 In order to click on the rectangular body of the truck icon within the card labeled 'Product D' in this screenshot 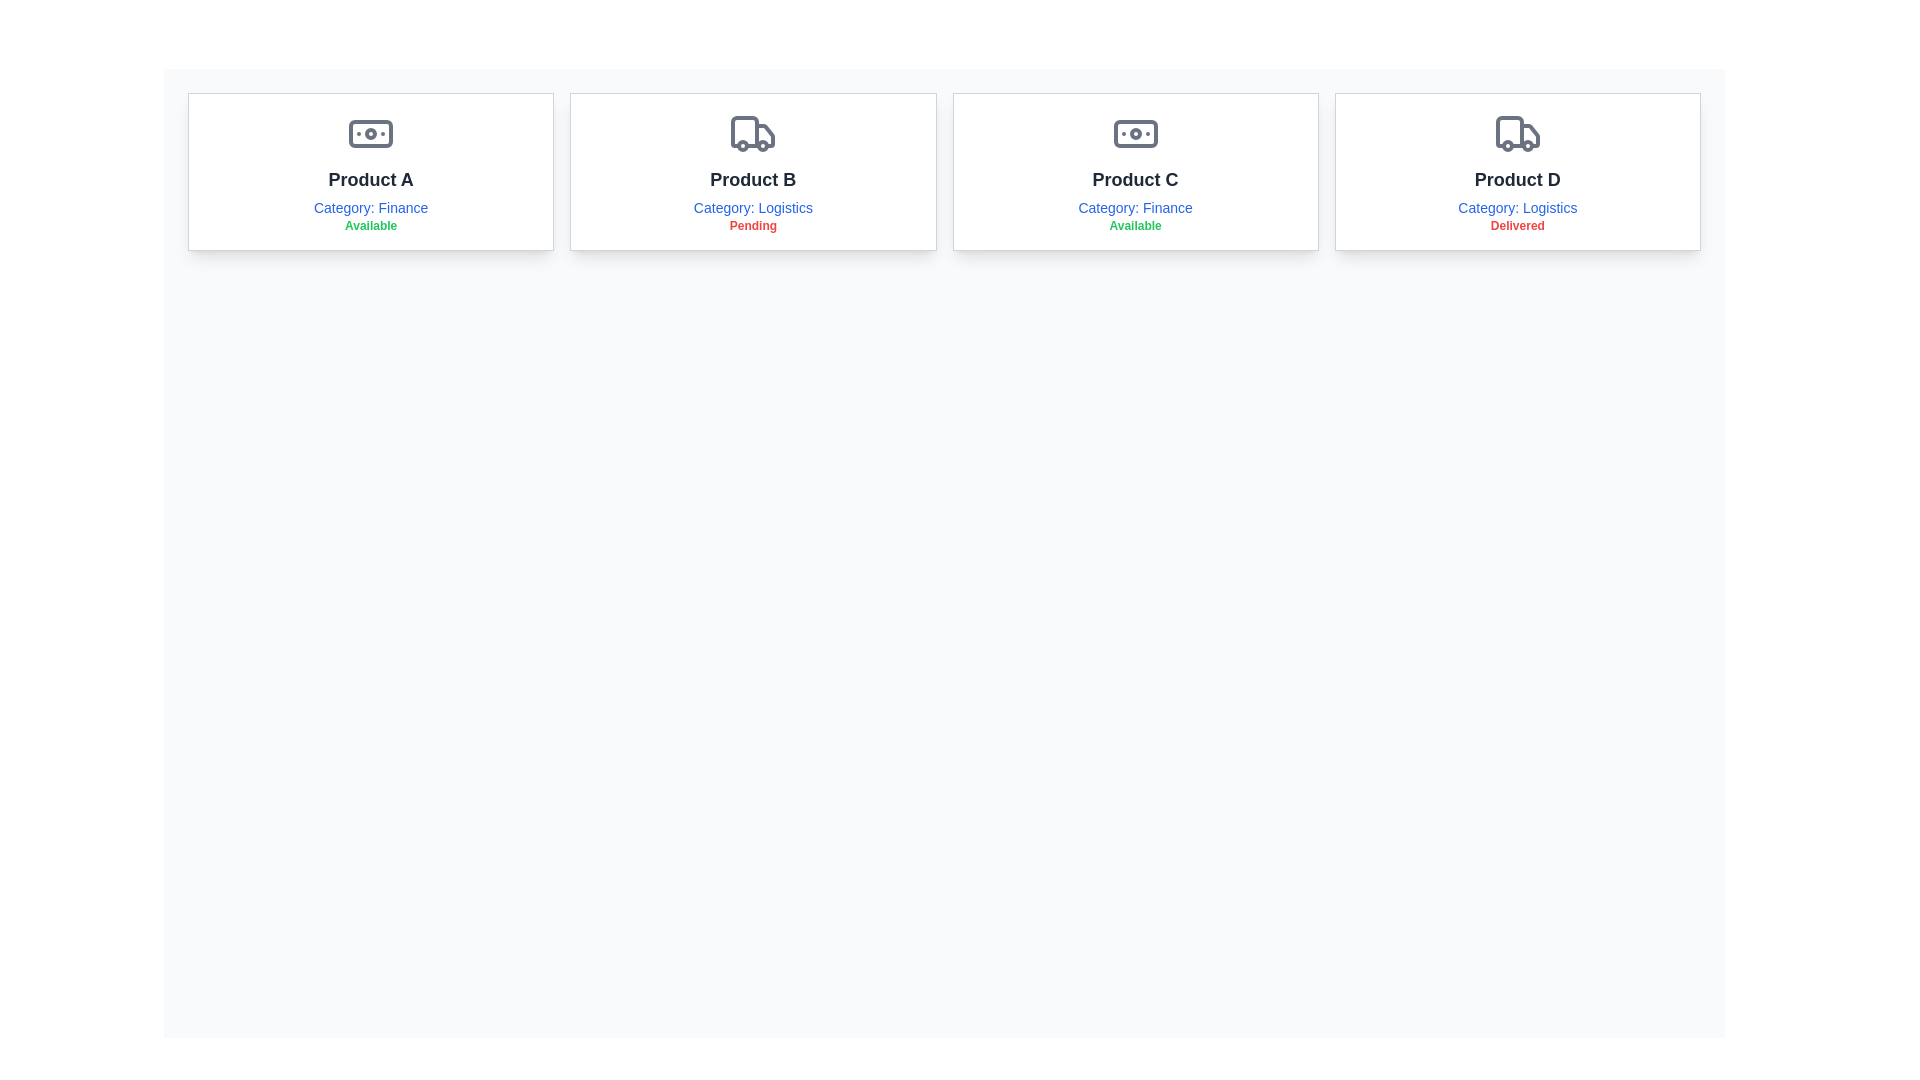, I will do `click(1509, 131)`.